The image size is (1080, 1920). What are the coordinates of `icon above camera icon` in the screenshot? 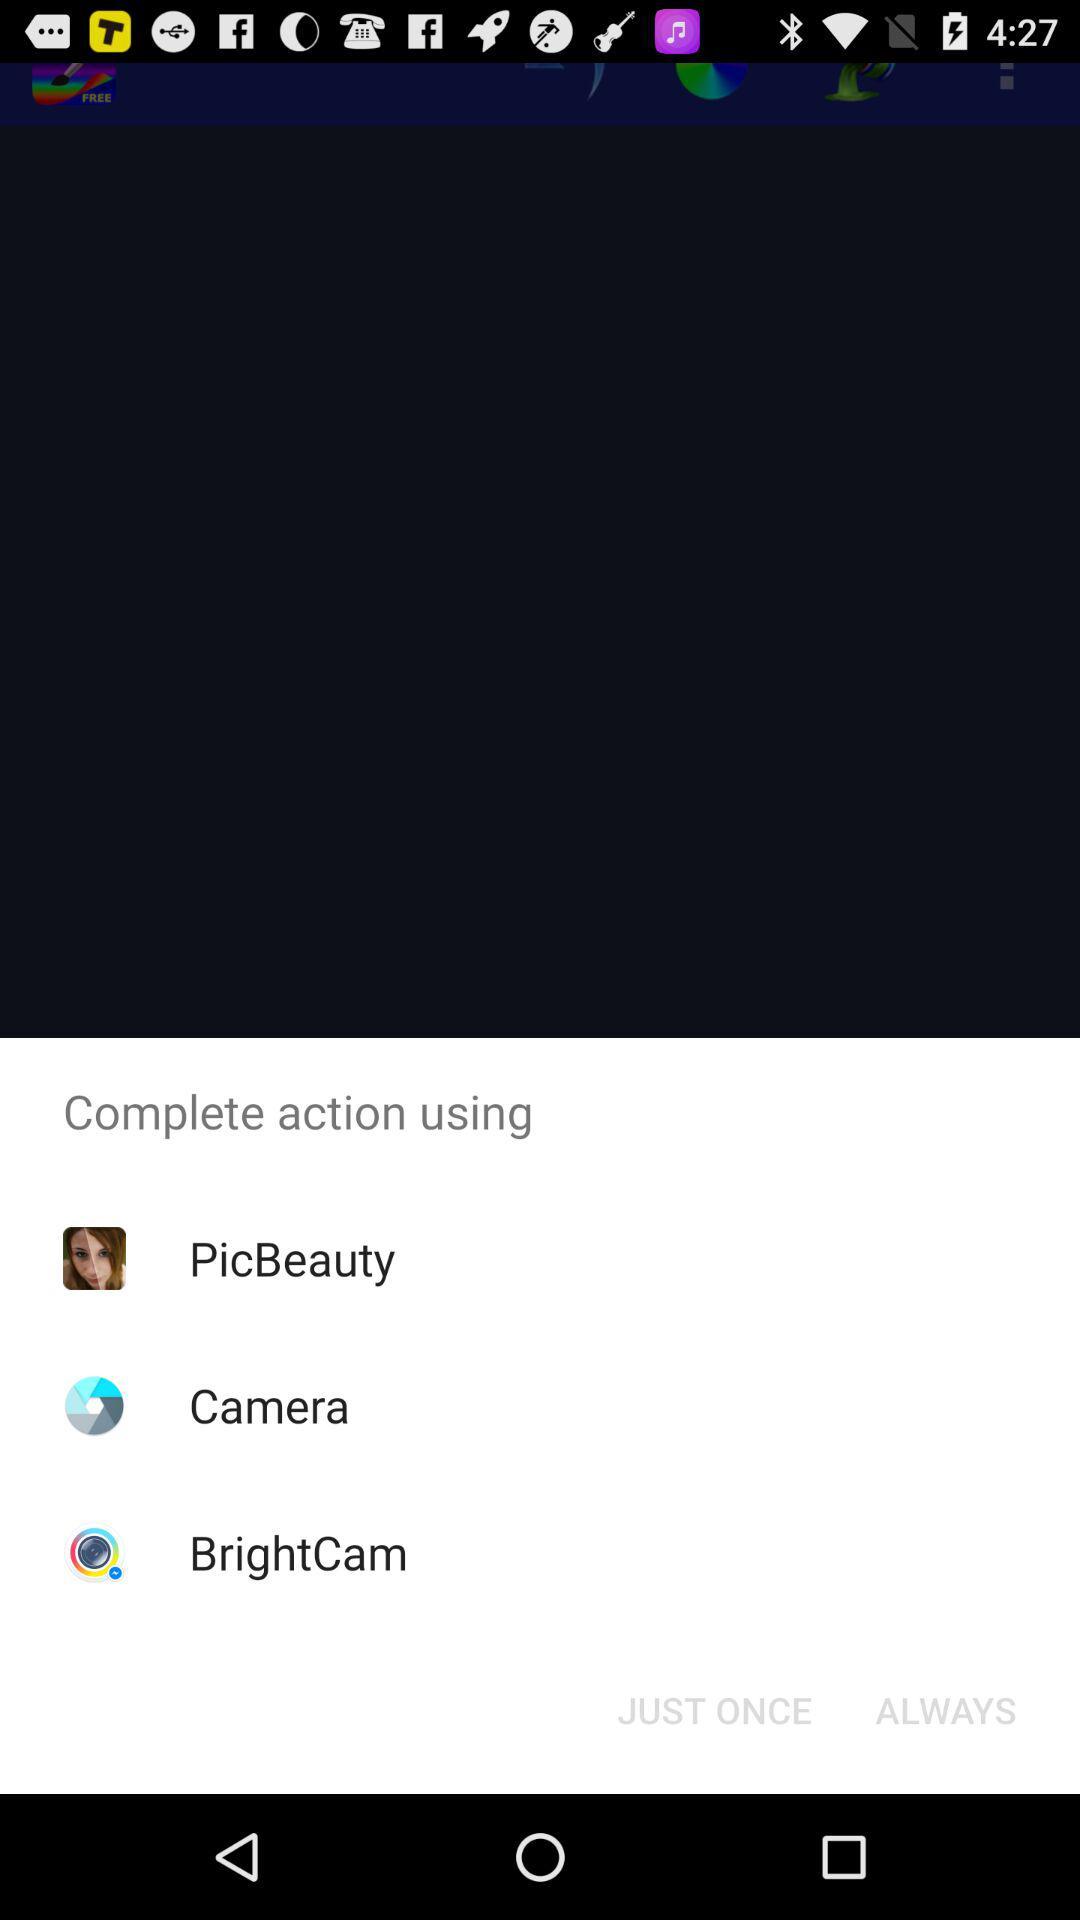 It's located at (292, 1257).